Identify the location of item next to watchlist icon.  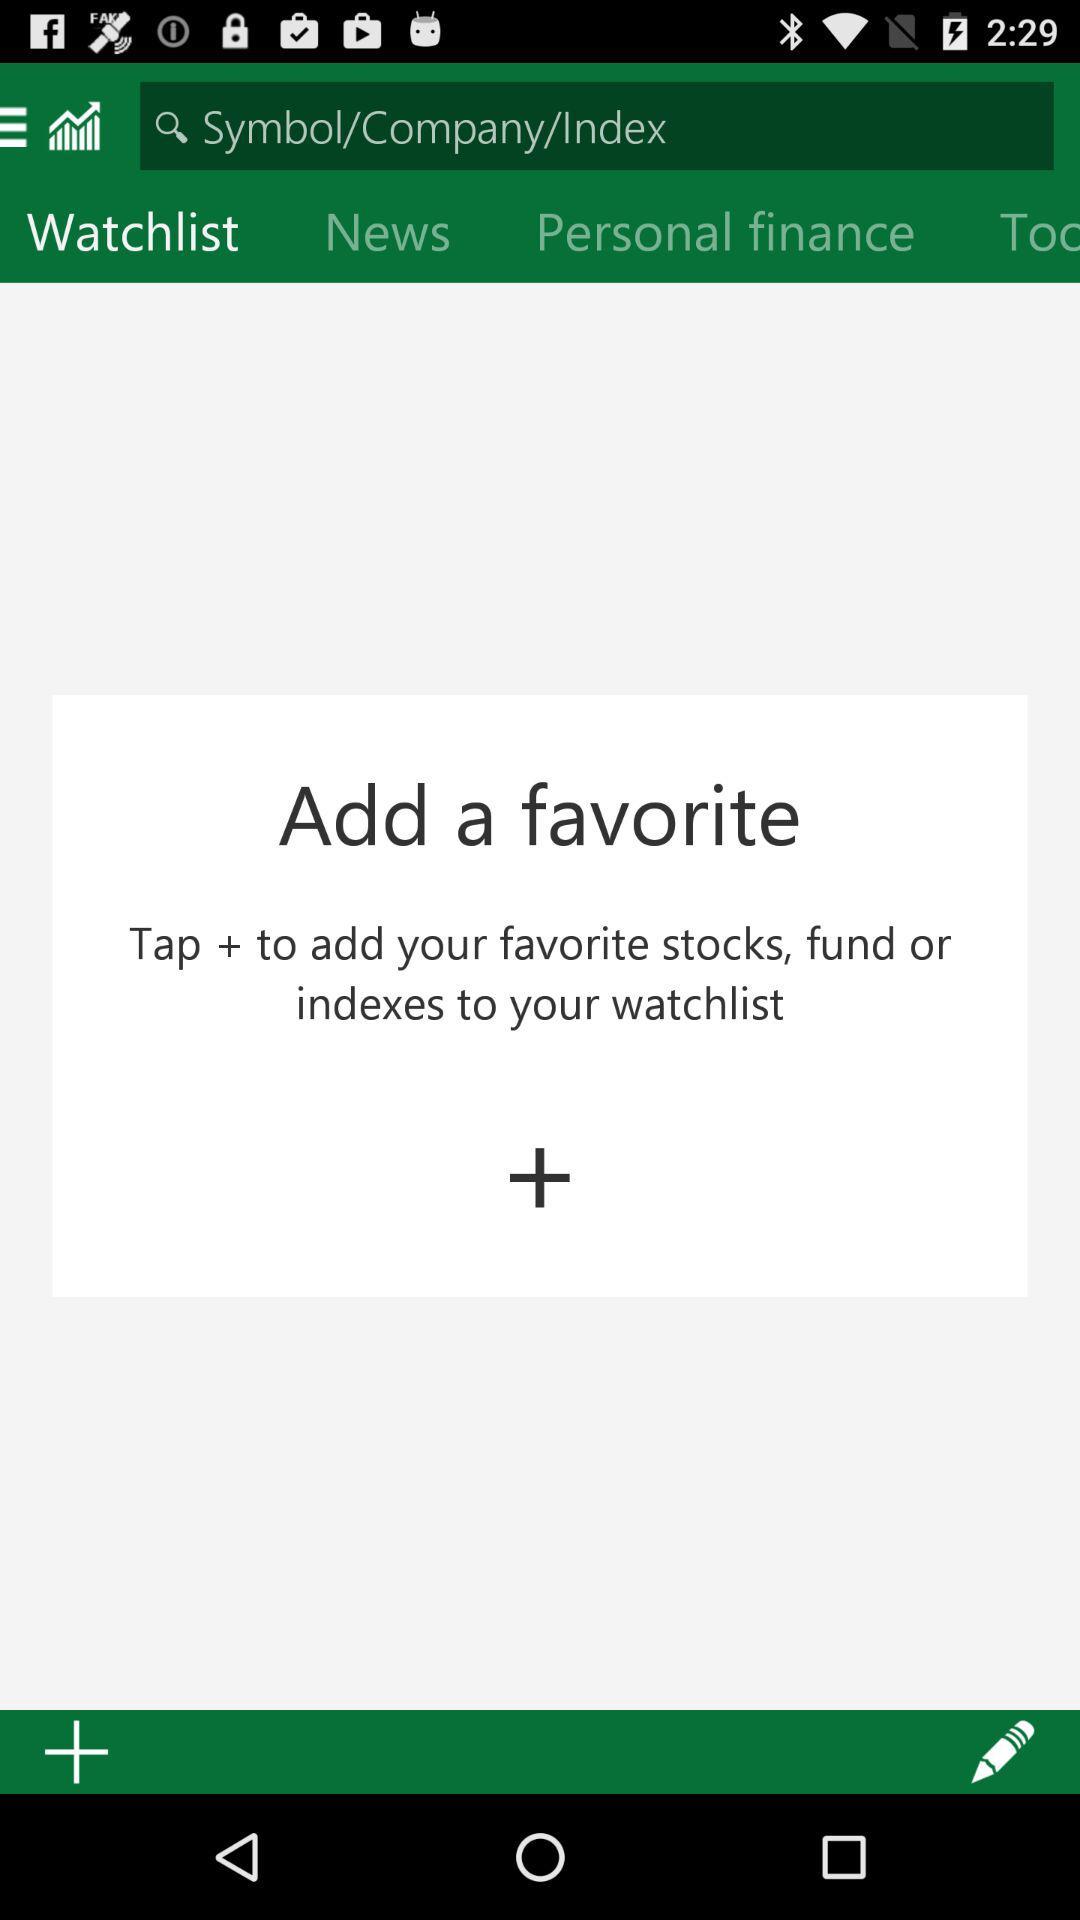
(403, 235).